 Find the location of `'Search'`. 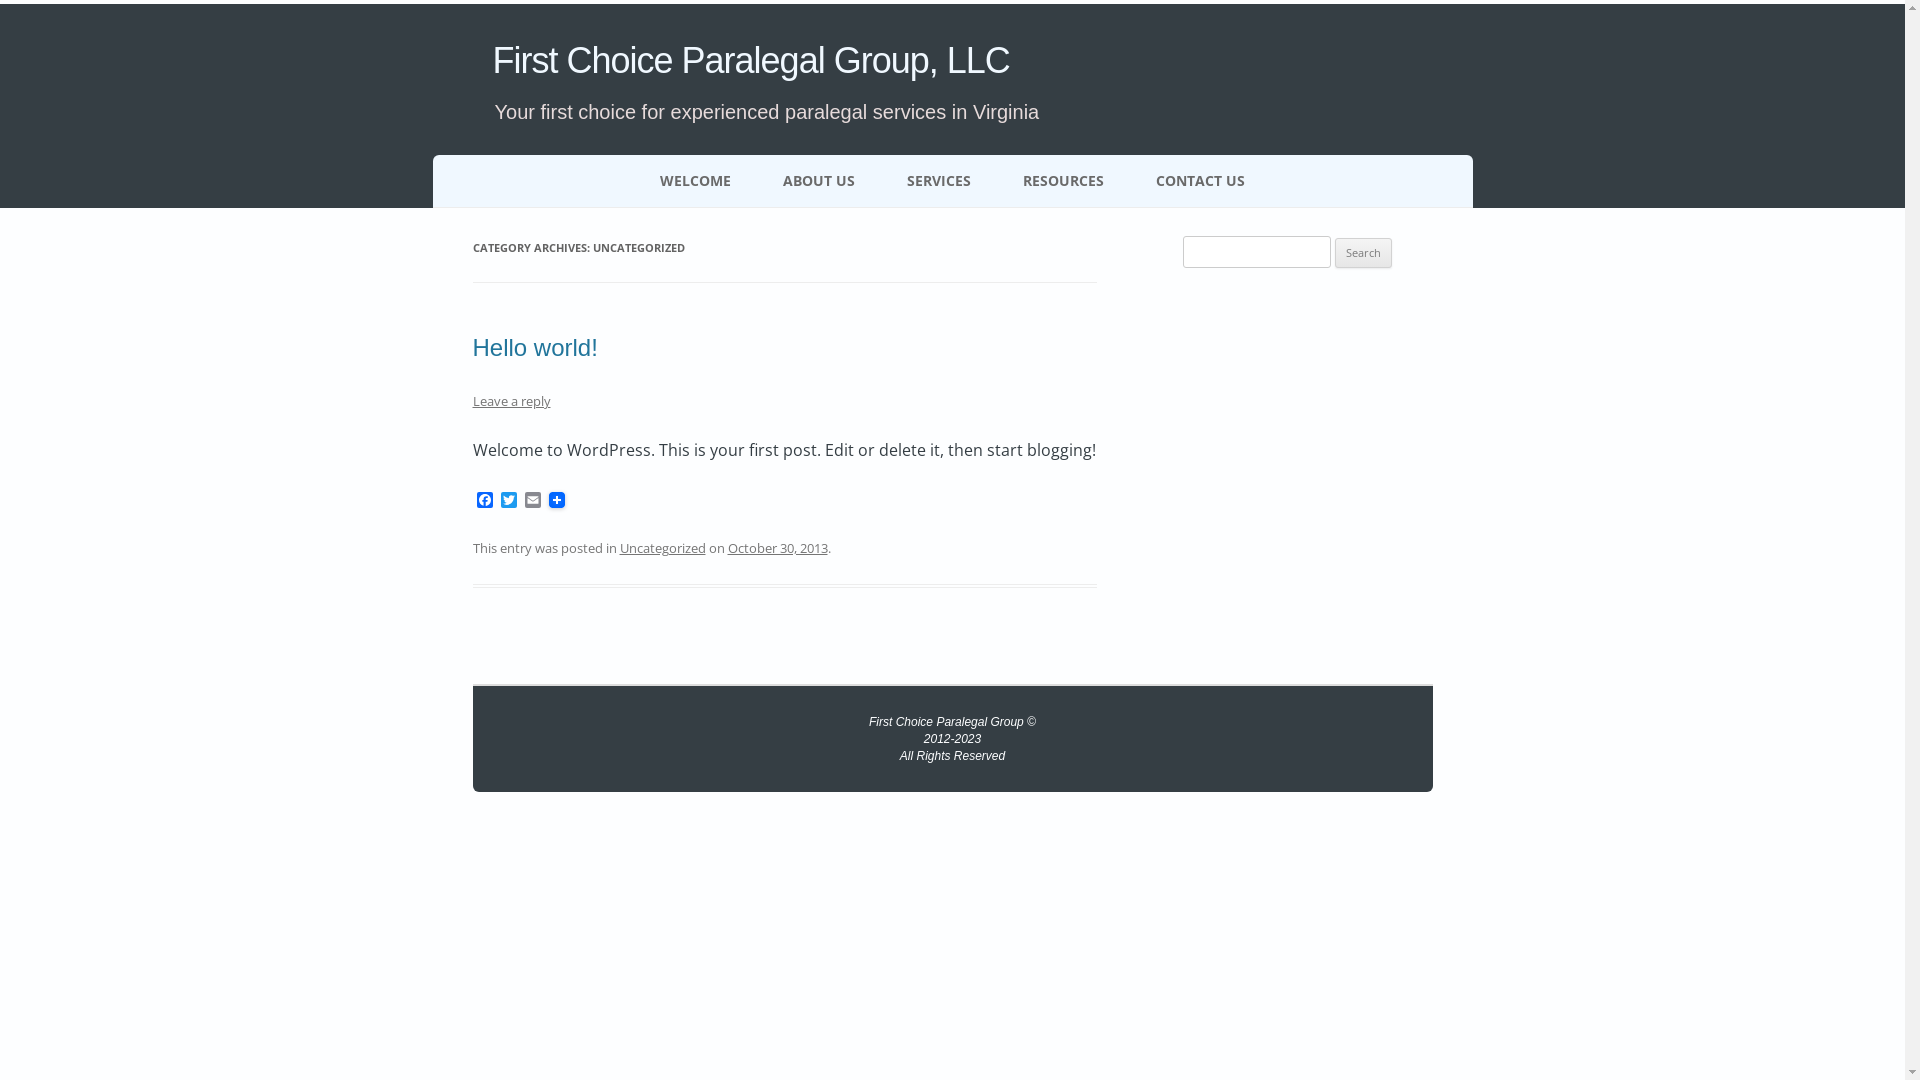

'Search' is located at coordinates (1362, 252).